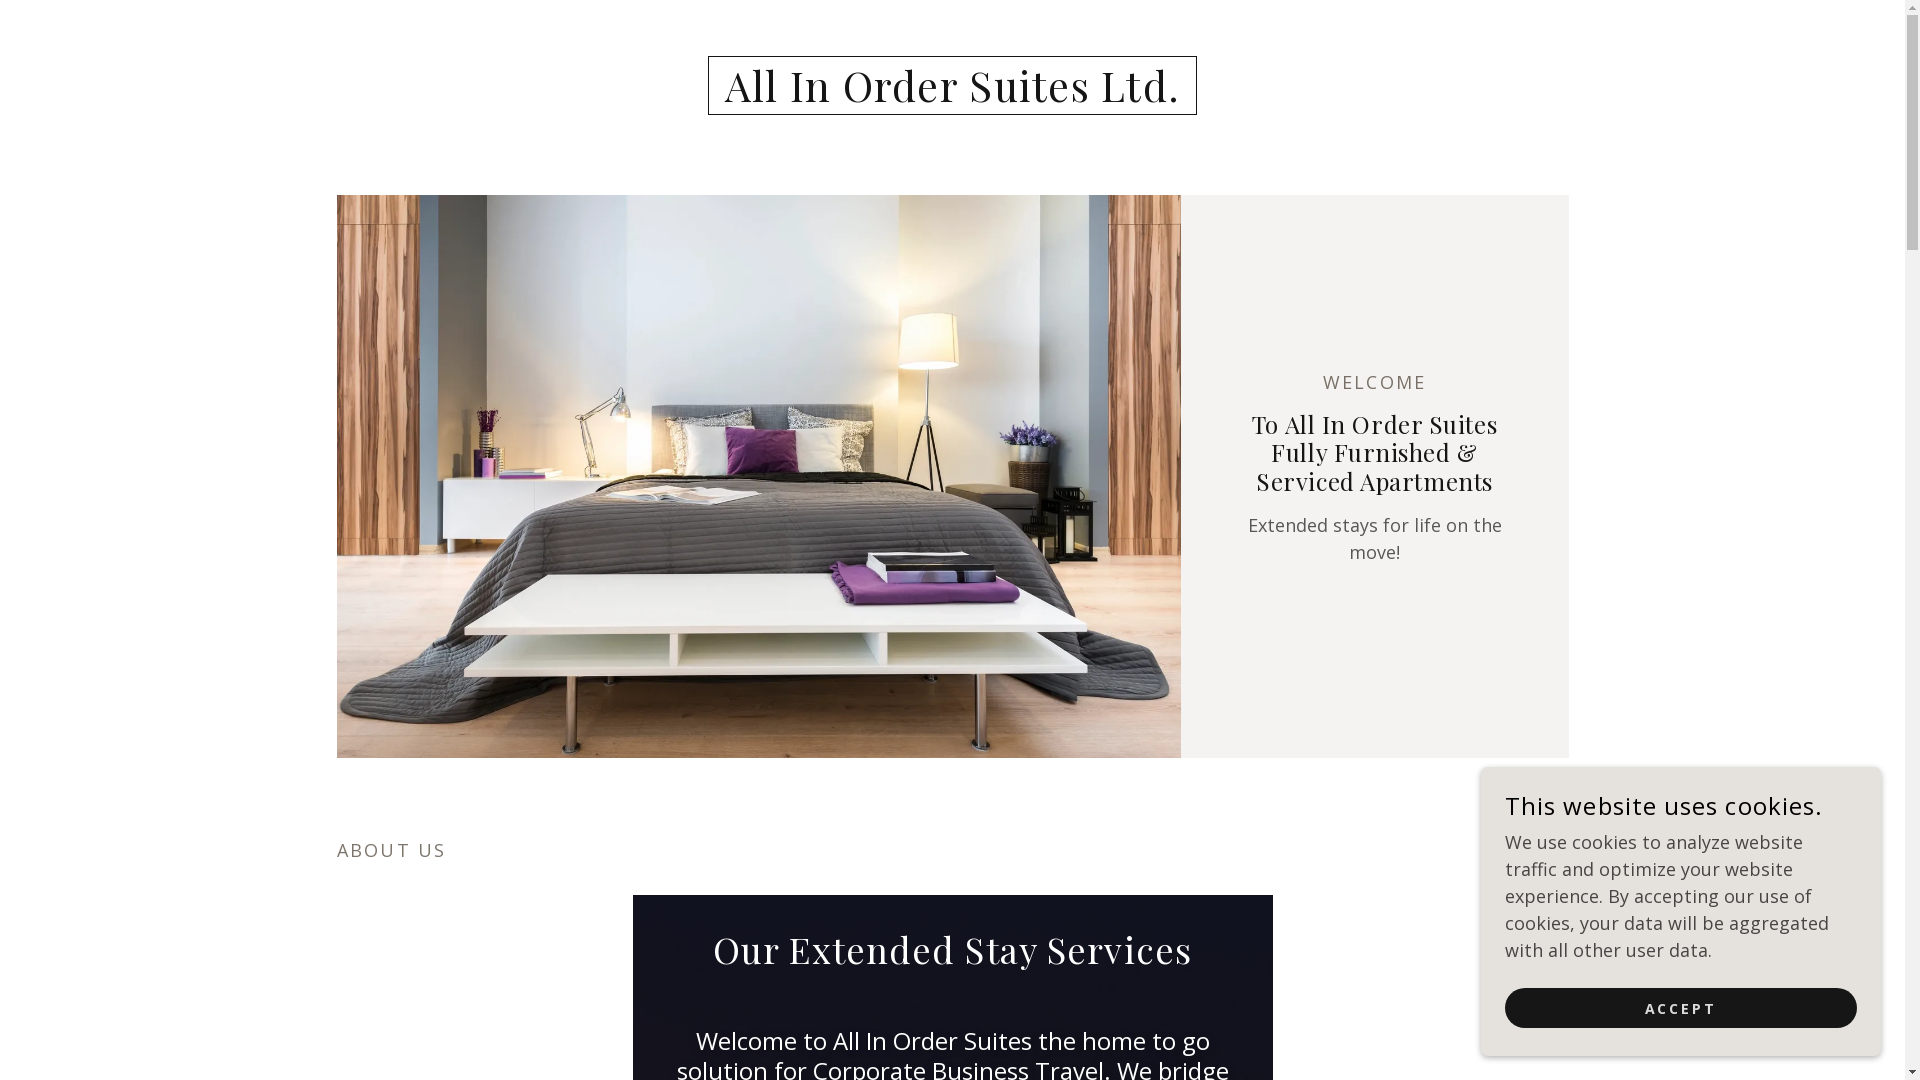 This screenshot has width=1920, height=1080. I want to click on 'All In Order Suites Ltd.', so click(952, 95).